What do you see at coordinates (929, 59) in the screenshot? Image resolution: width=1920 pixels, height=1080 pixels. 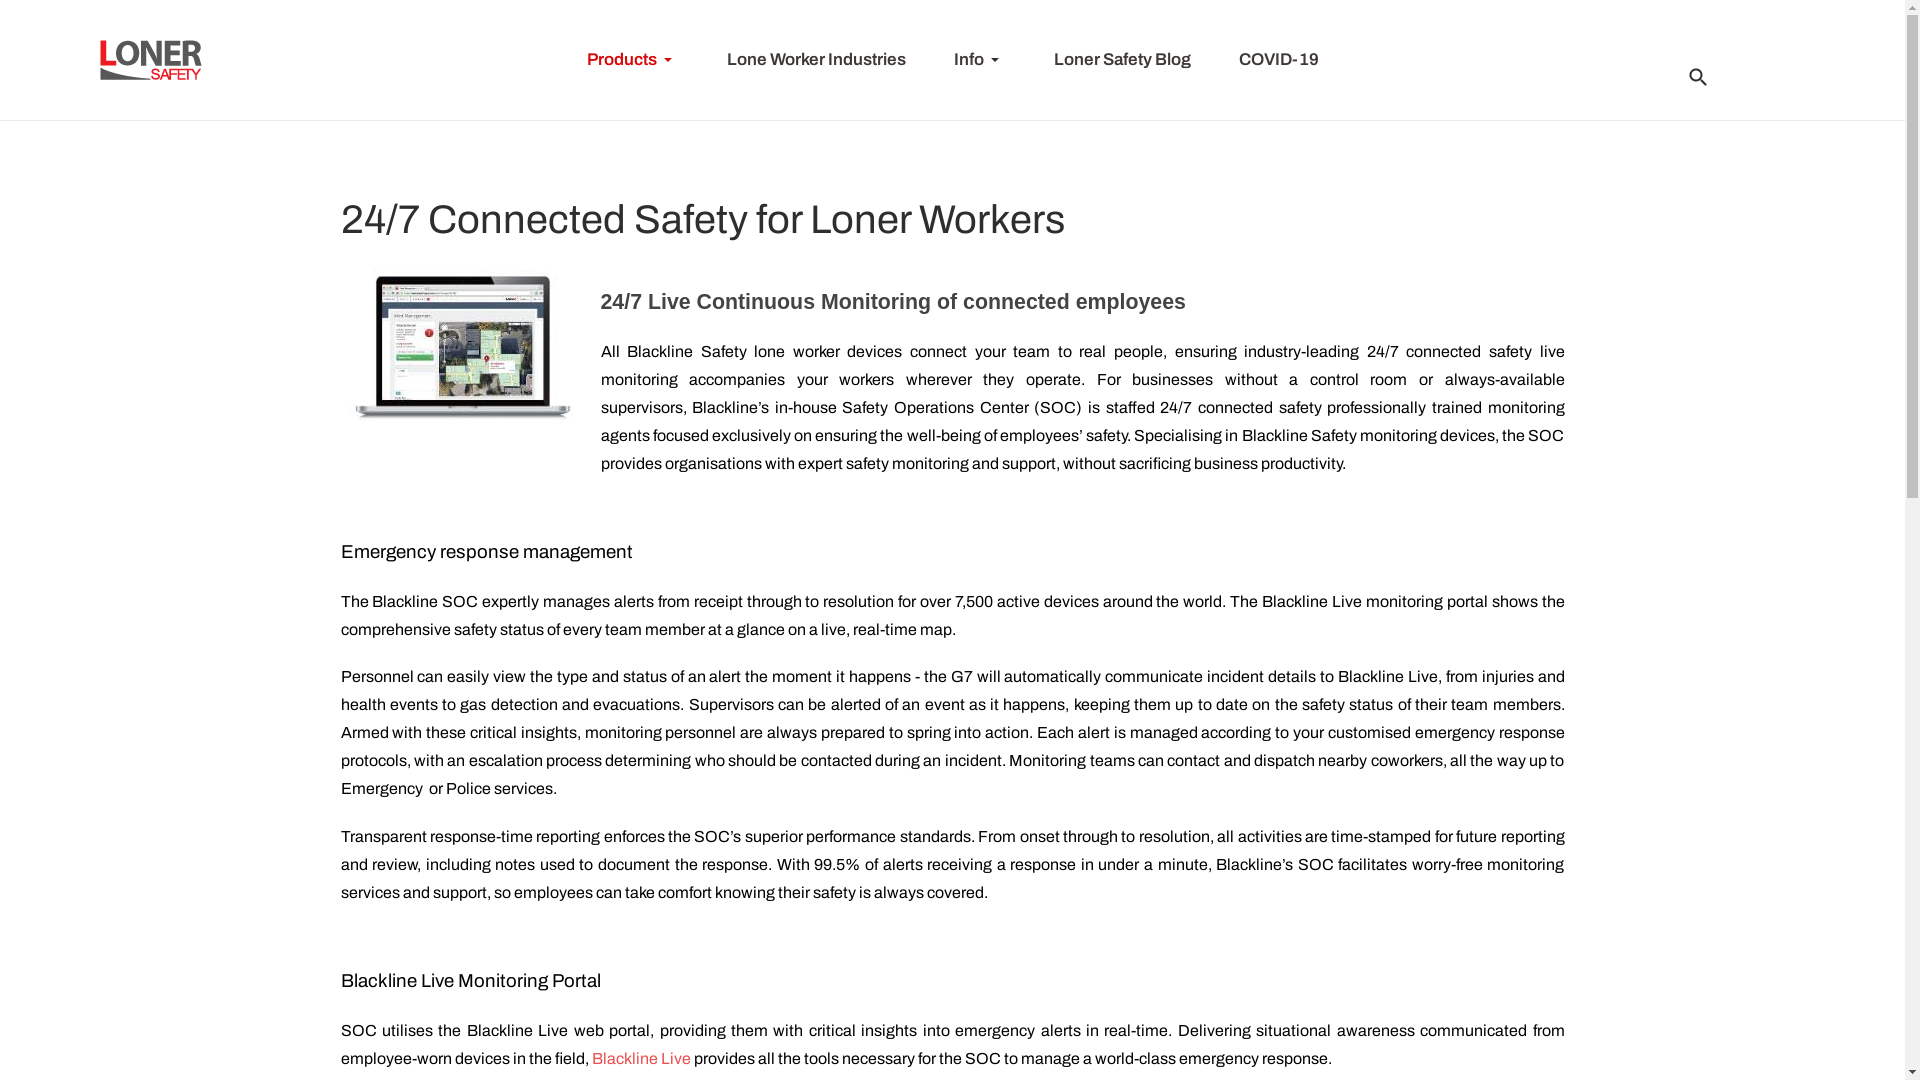 I see `'Info'` at bounding box center [929, 59].